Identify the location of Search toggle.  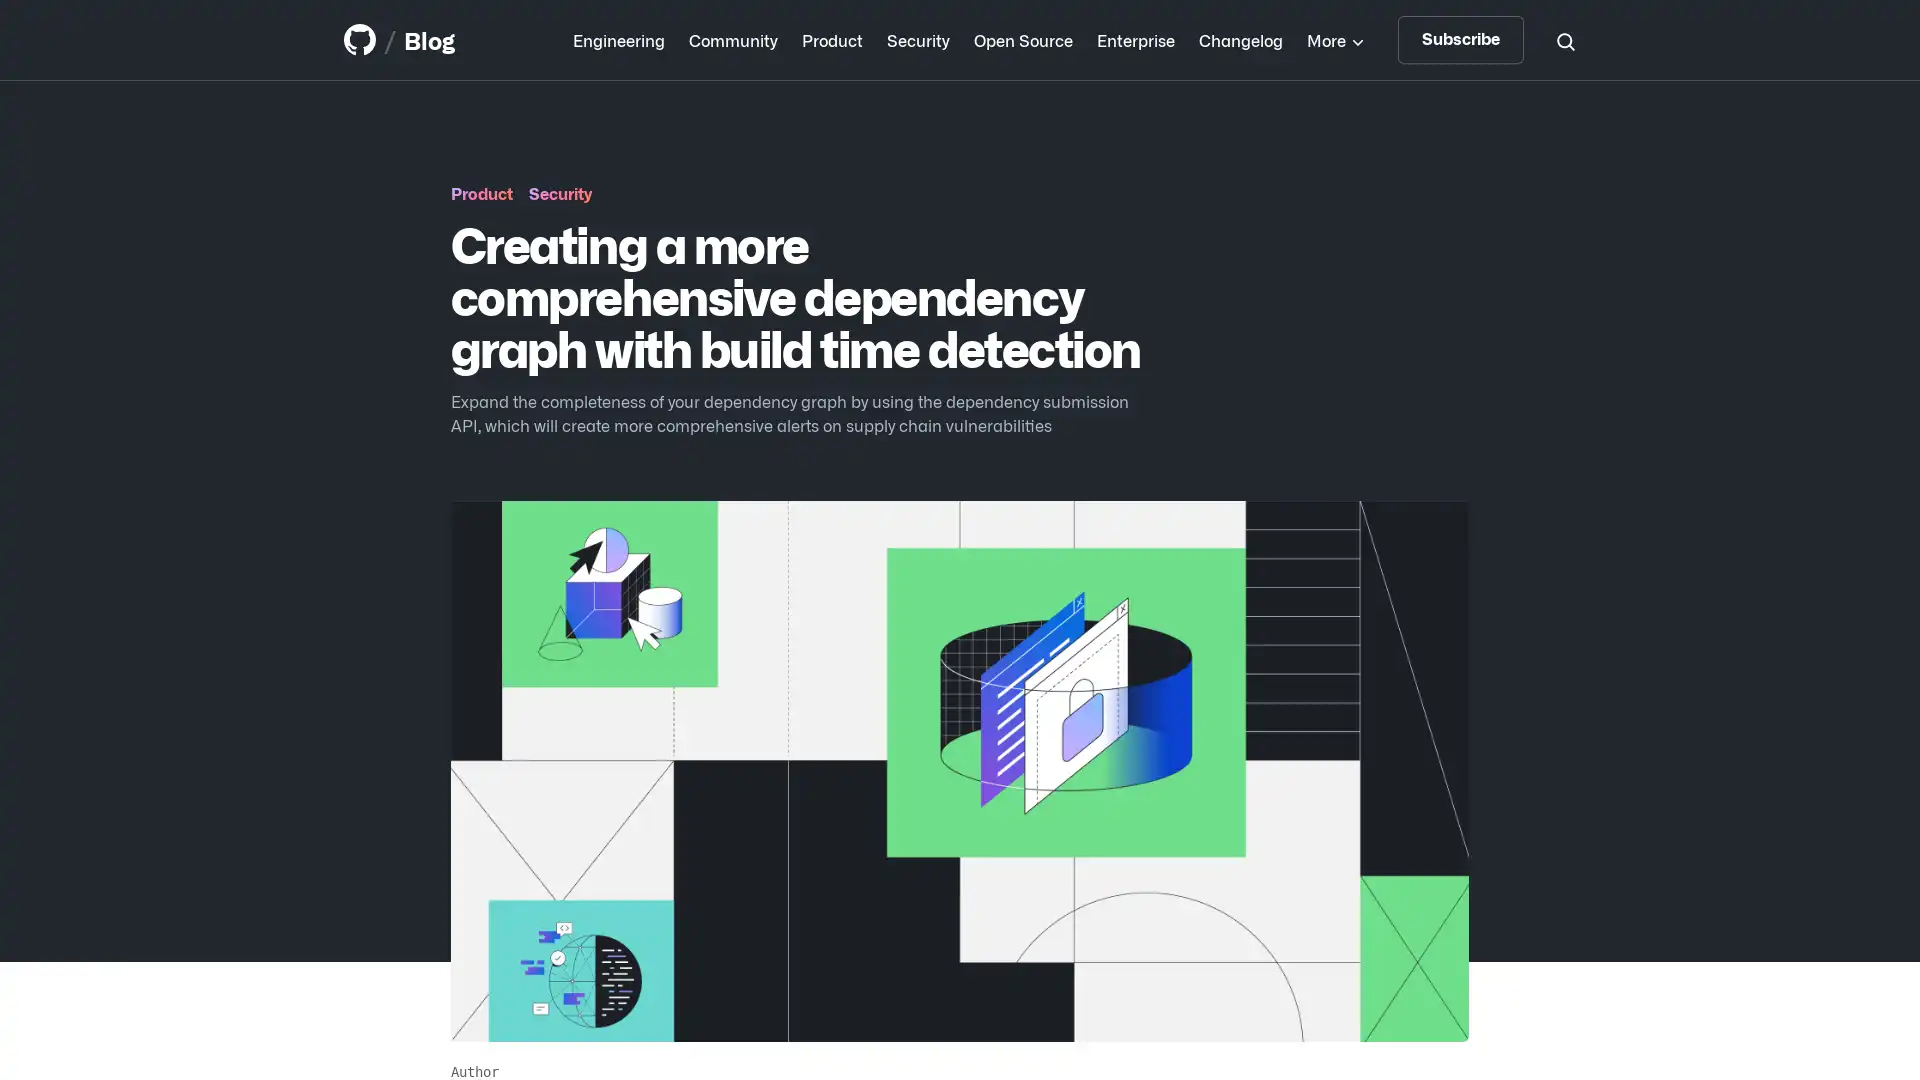
(1564, 38).